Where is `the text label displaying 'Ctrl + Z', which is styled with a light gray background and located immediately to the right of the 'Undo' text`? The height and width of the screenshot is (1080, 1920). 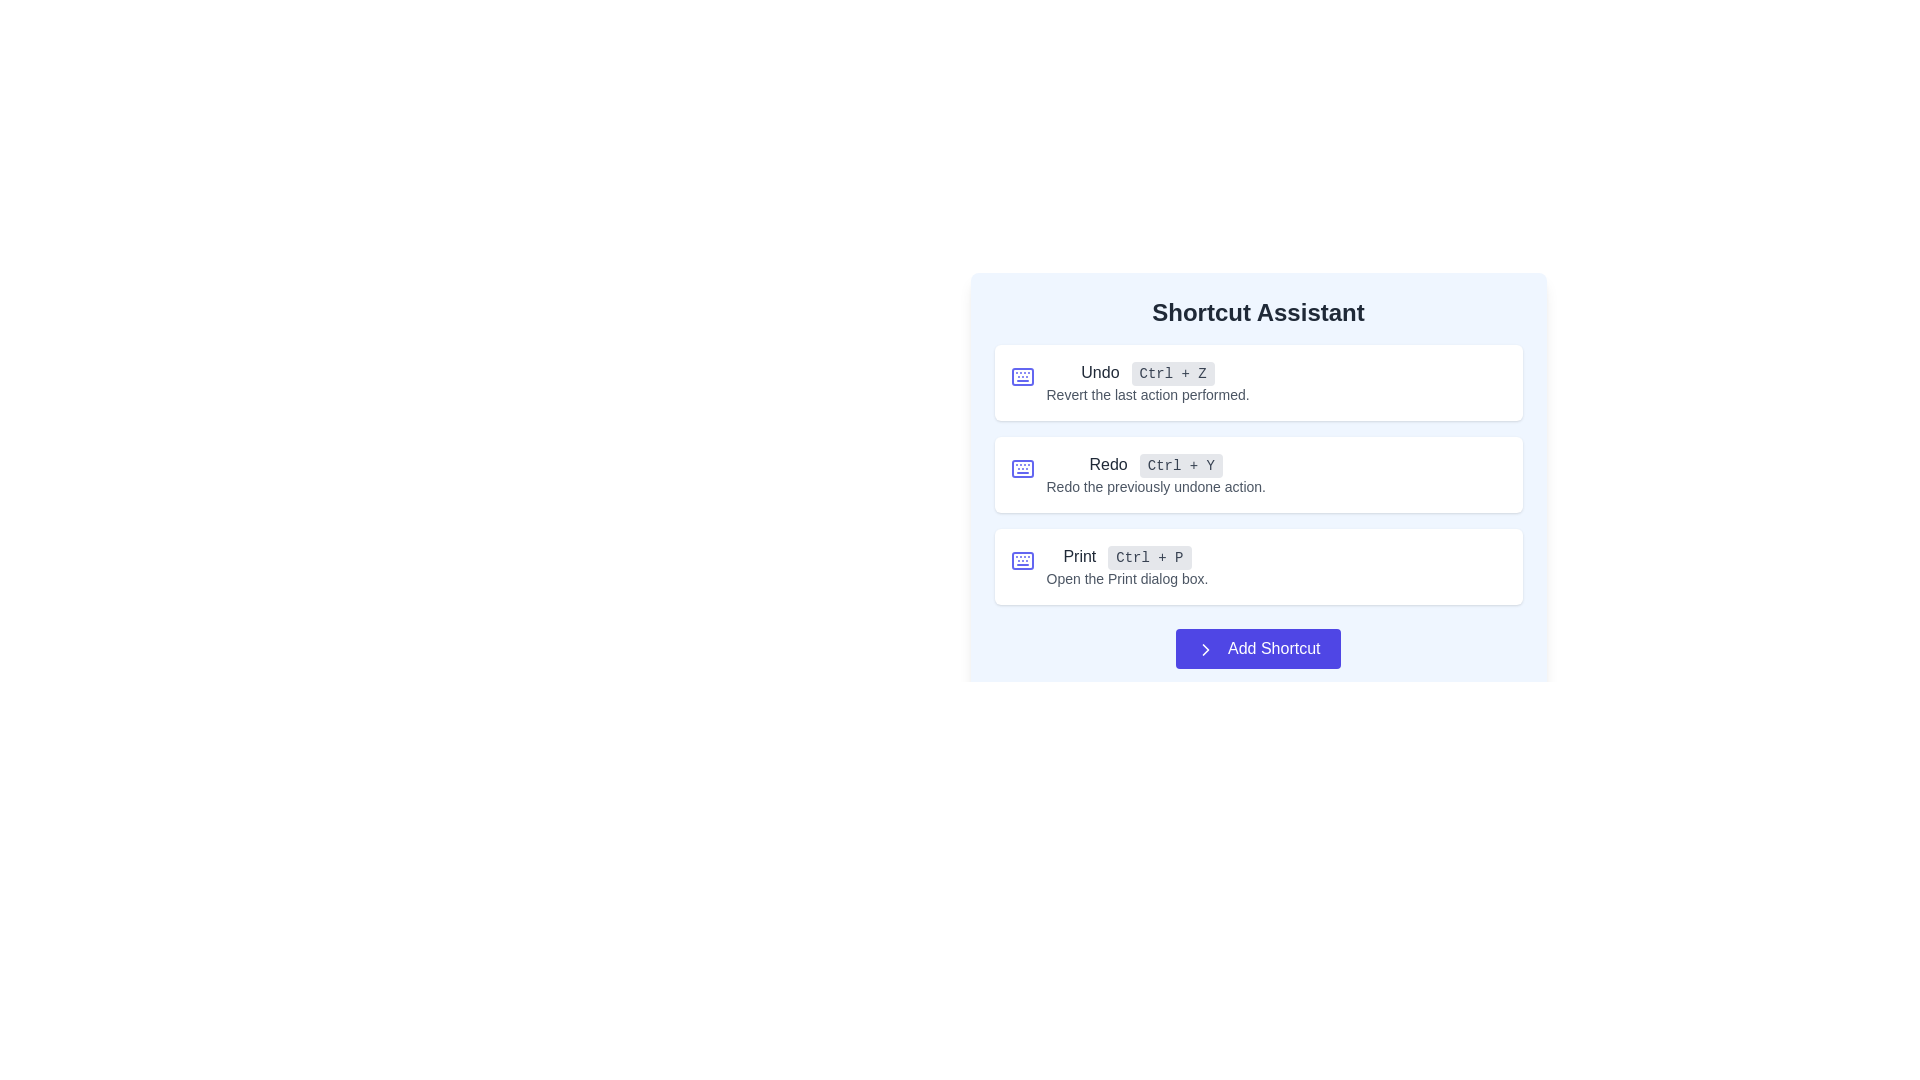 the text label displaying 'Ctrl + Z', which is styled with a light gray background and located immediately to the right of the 'Undo' text is located at coordinates (1173, 374).